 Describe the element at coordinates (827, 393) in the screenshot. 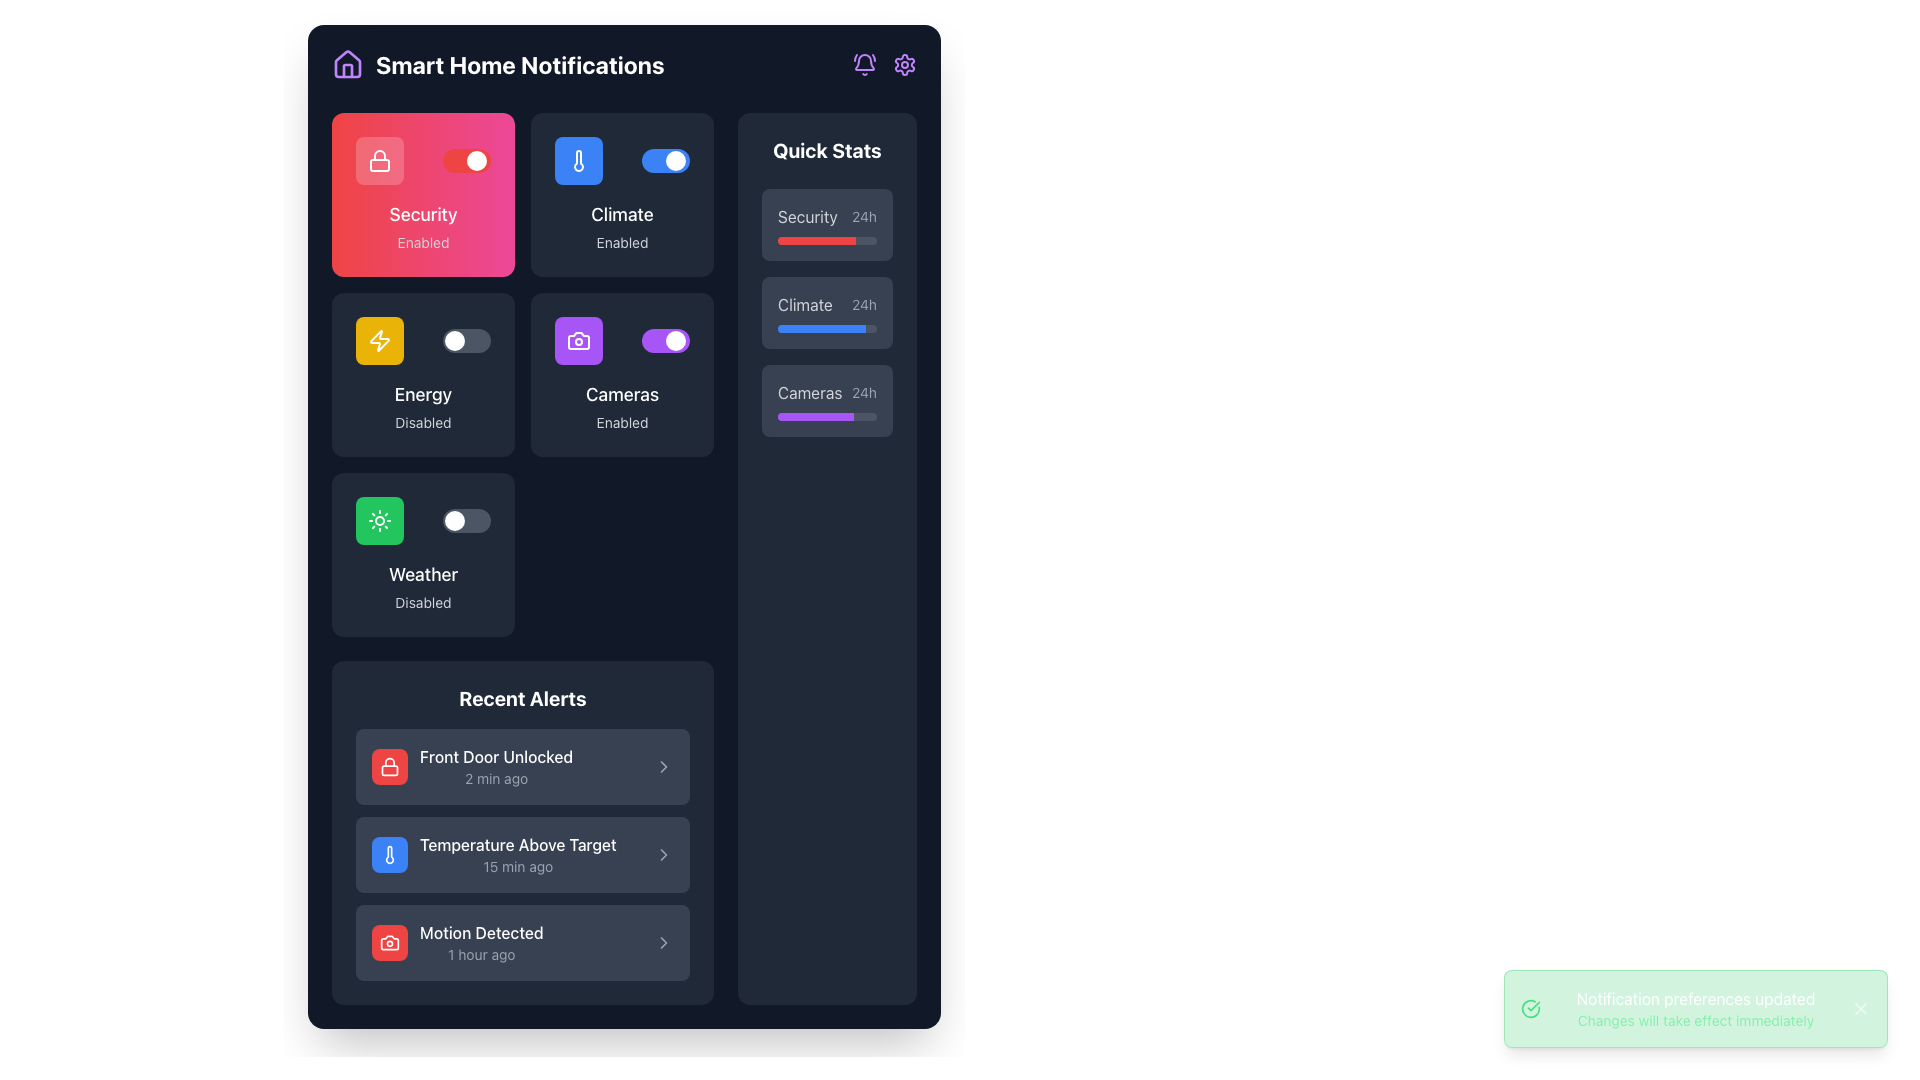

I see `the 'Cameras' label in the statistics section, which indicates a '24h' time frame and is positioned between 'Climate 24h' and a progress bar` at that location.